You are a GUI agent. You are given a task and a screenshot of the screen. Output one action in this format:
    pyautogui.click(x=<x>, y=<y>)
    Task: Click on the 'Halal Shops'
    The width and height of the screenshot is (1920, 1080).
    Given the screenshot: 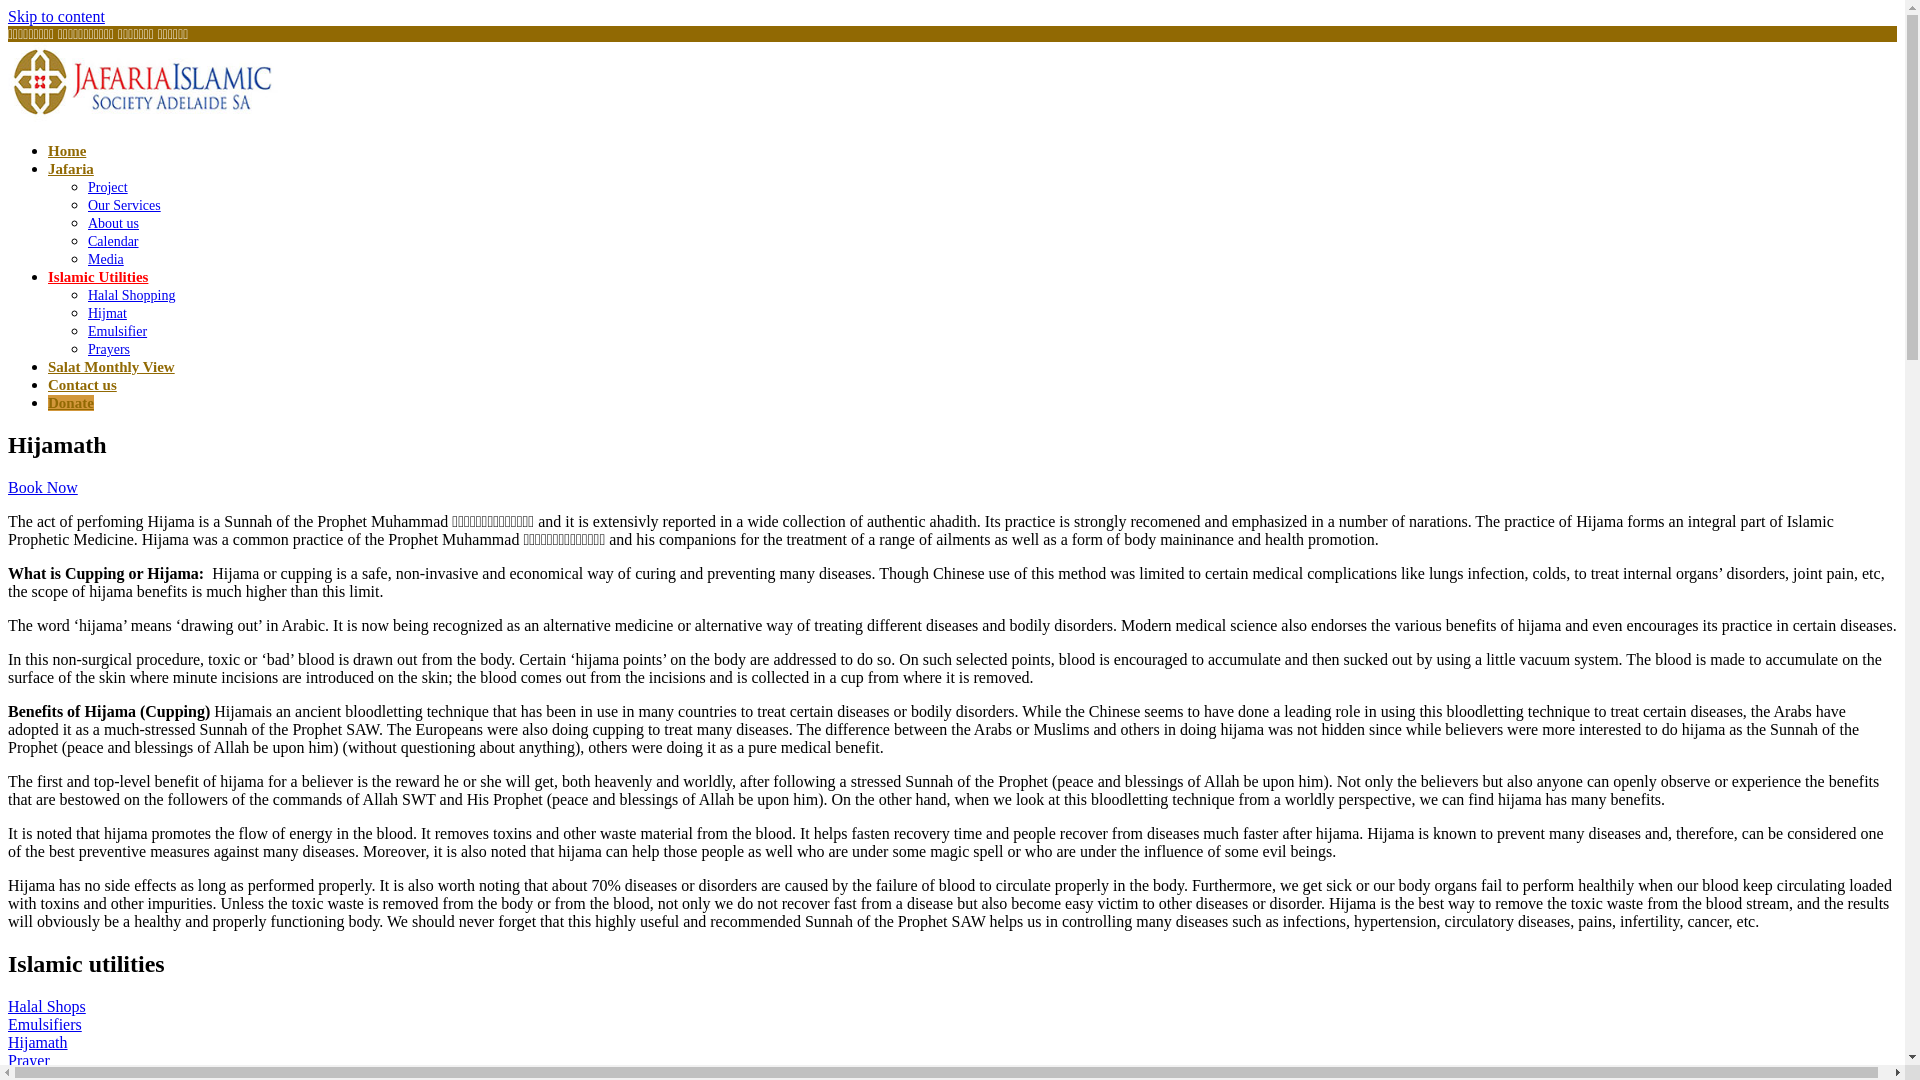 What is the action you would take?
    pyautogui.click(x=47, y=1006)
    